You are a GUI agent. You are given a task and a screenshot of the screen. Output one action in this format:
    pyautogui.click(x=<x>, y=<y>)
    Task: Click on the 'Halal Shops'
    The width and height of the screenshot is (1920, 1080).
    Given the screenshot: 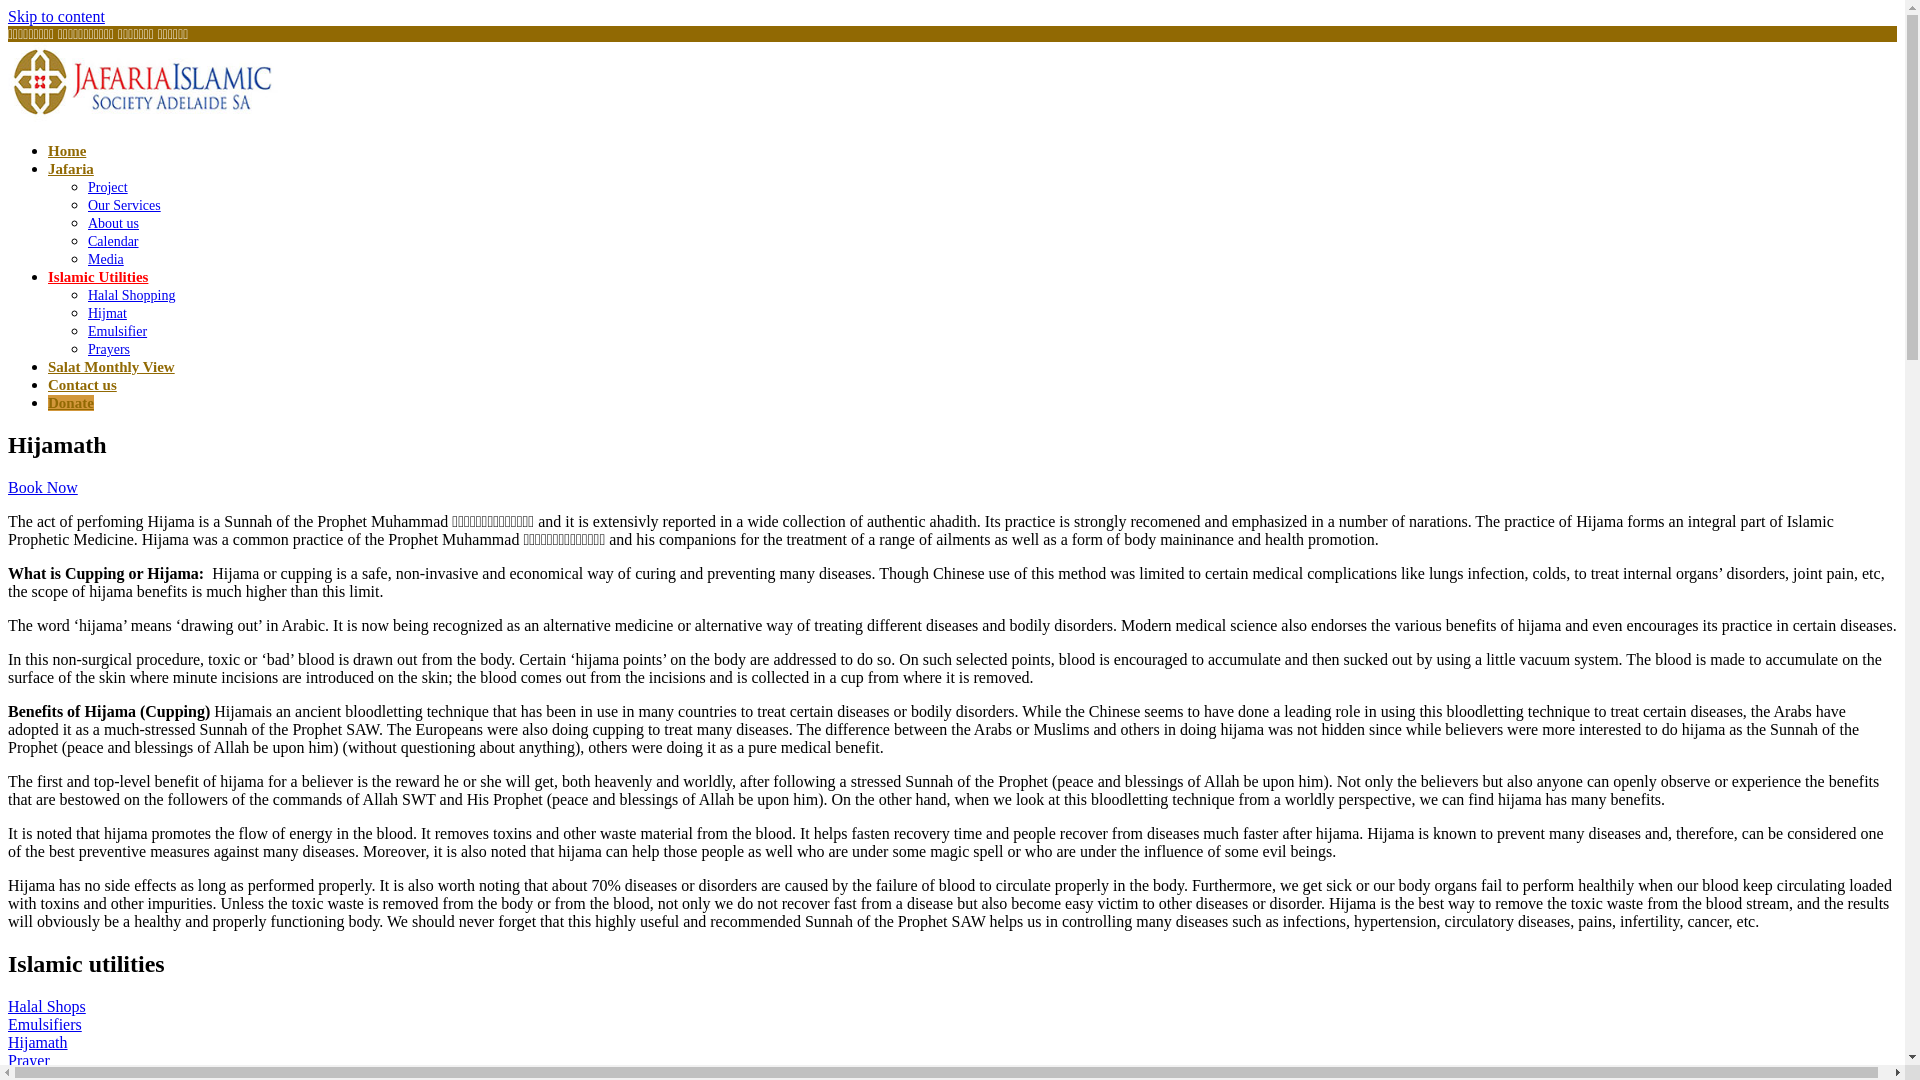 What is the action you would take?
    pyautogui.click(x=47, y=1006)
    